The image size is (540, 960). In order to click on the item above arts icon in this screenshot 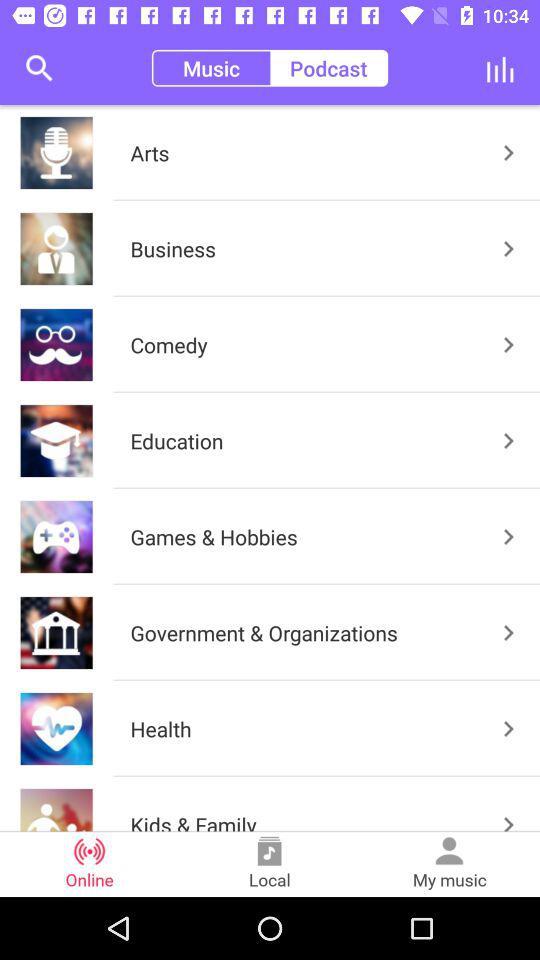, I will do `click(328, 68)`.